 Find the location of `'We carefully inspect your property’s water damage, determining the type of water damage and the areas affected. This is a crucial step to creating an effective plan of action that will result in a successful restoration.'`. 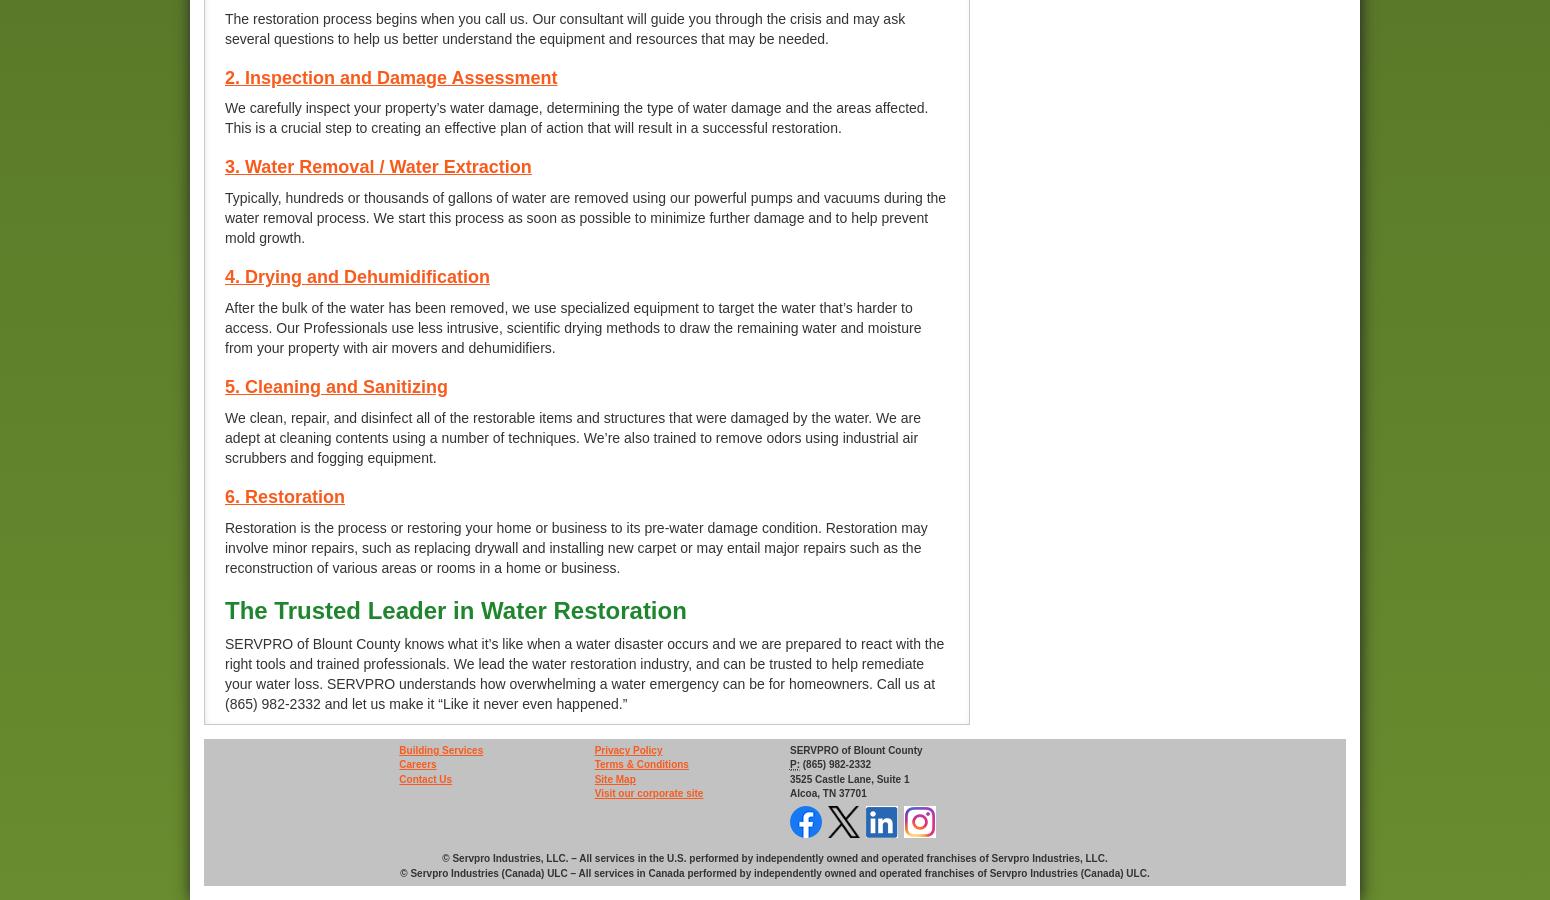

'We carefully inspect your property’s water damage, determining the type of water damage and the areas affected. This is a crucial step to creating an effective plan of action that will result in a successful restoration.' is located at coordinates (224, 117).